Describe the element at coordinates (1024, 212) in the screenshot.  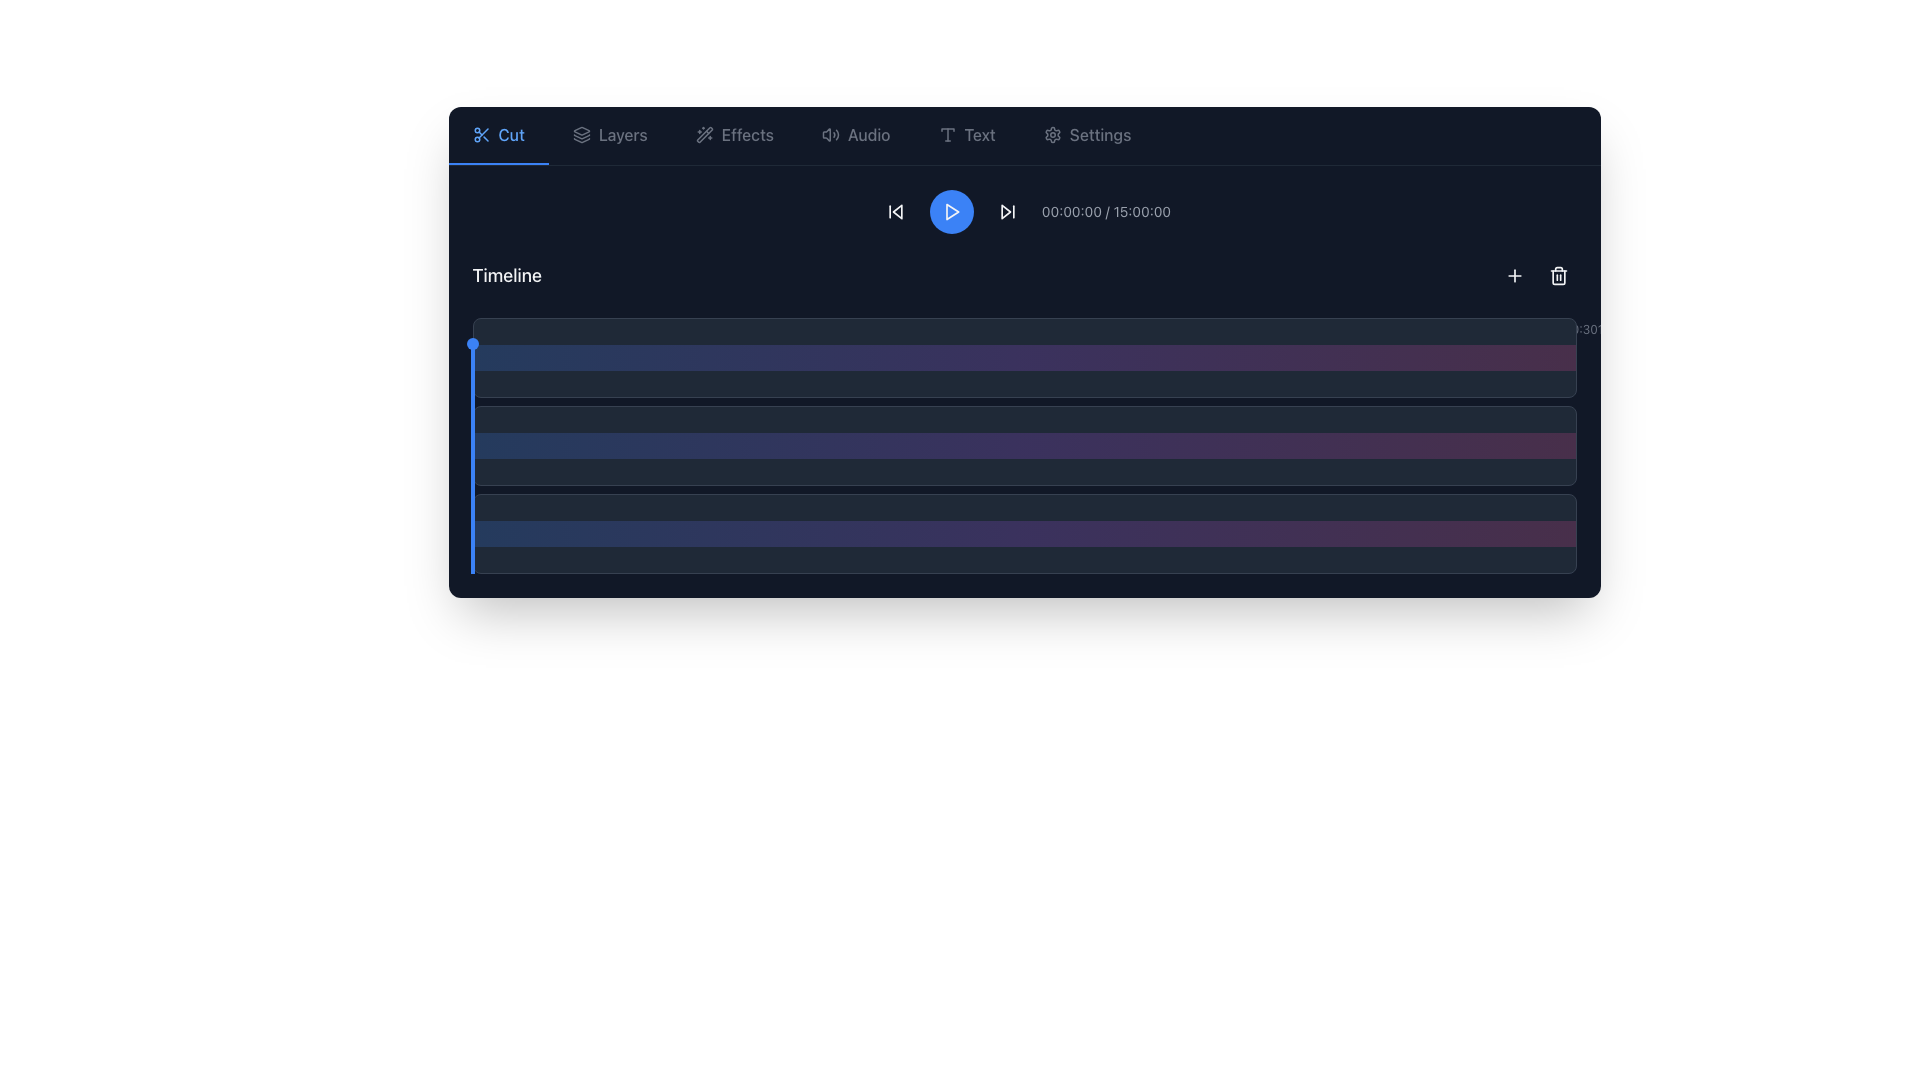
I see `the Text Display element that shows the playback progress, located centrally in the header bar to the right of the playback control button` at that location.